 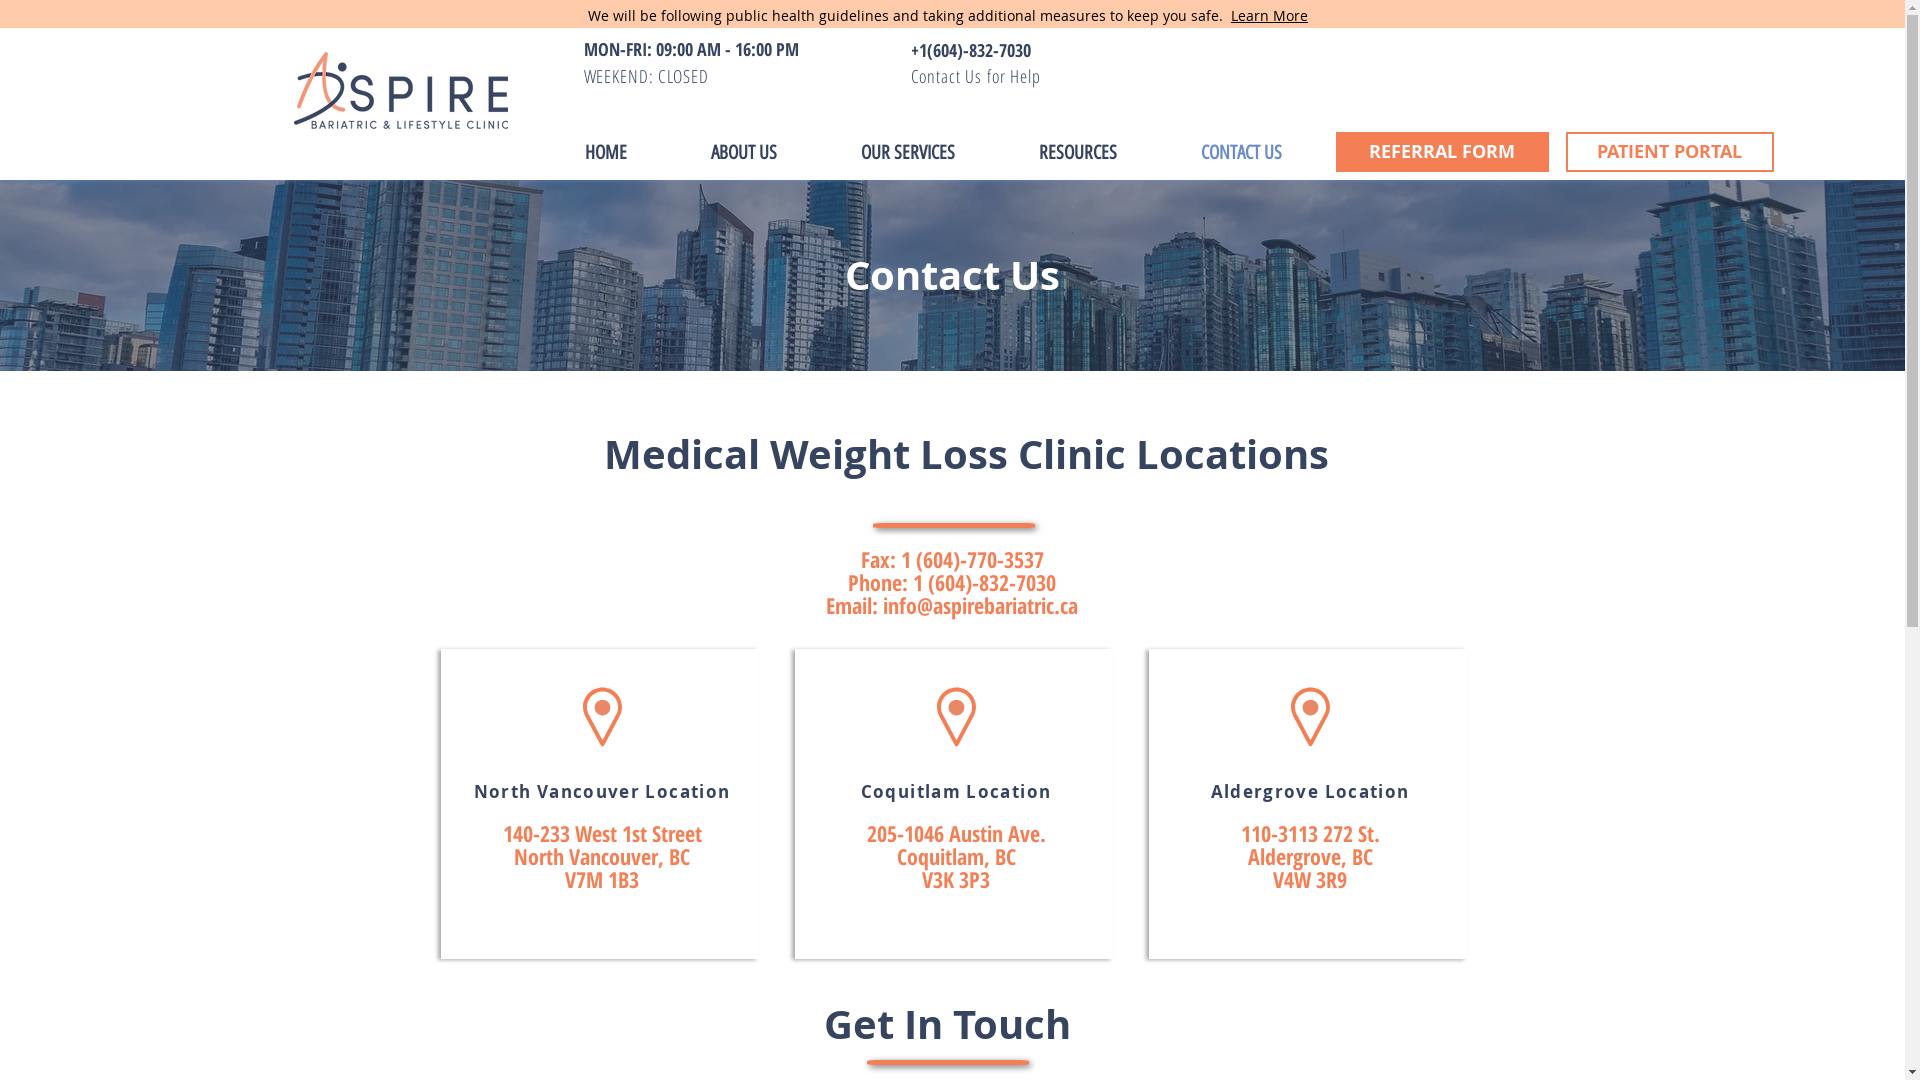 I want to click on 'Learn More', so click(x=1229, y=15).